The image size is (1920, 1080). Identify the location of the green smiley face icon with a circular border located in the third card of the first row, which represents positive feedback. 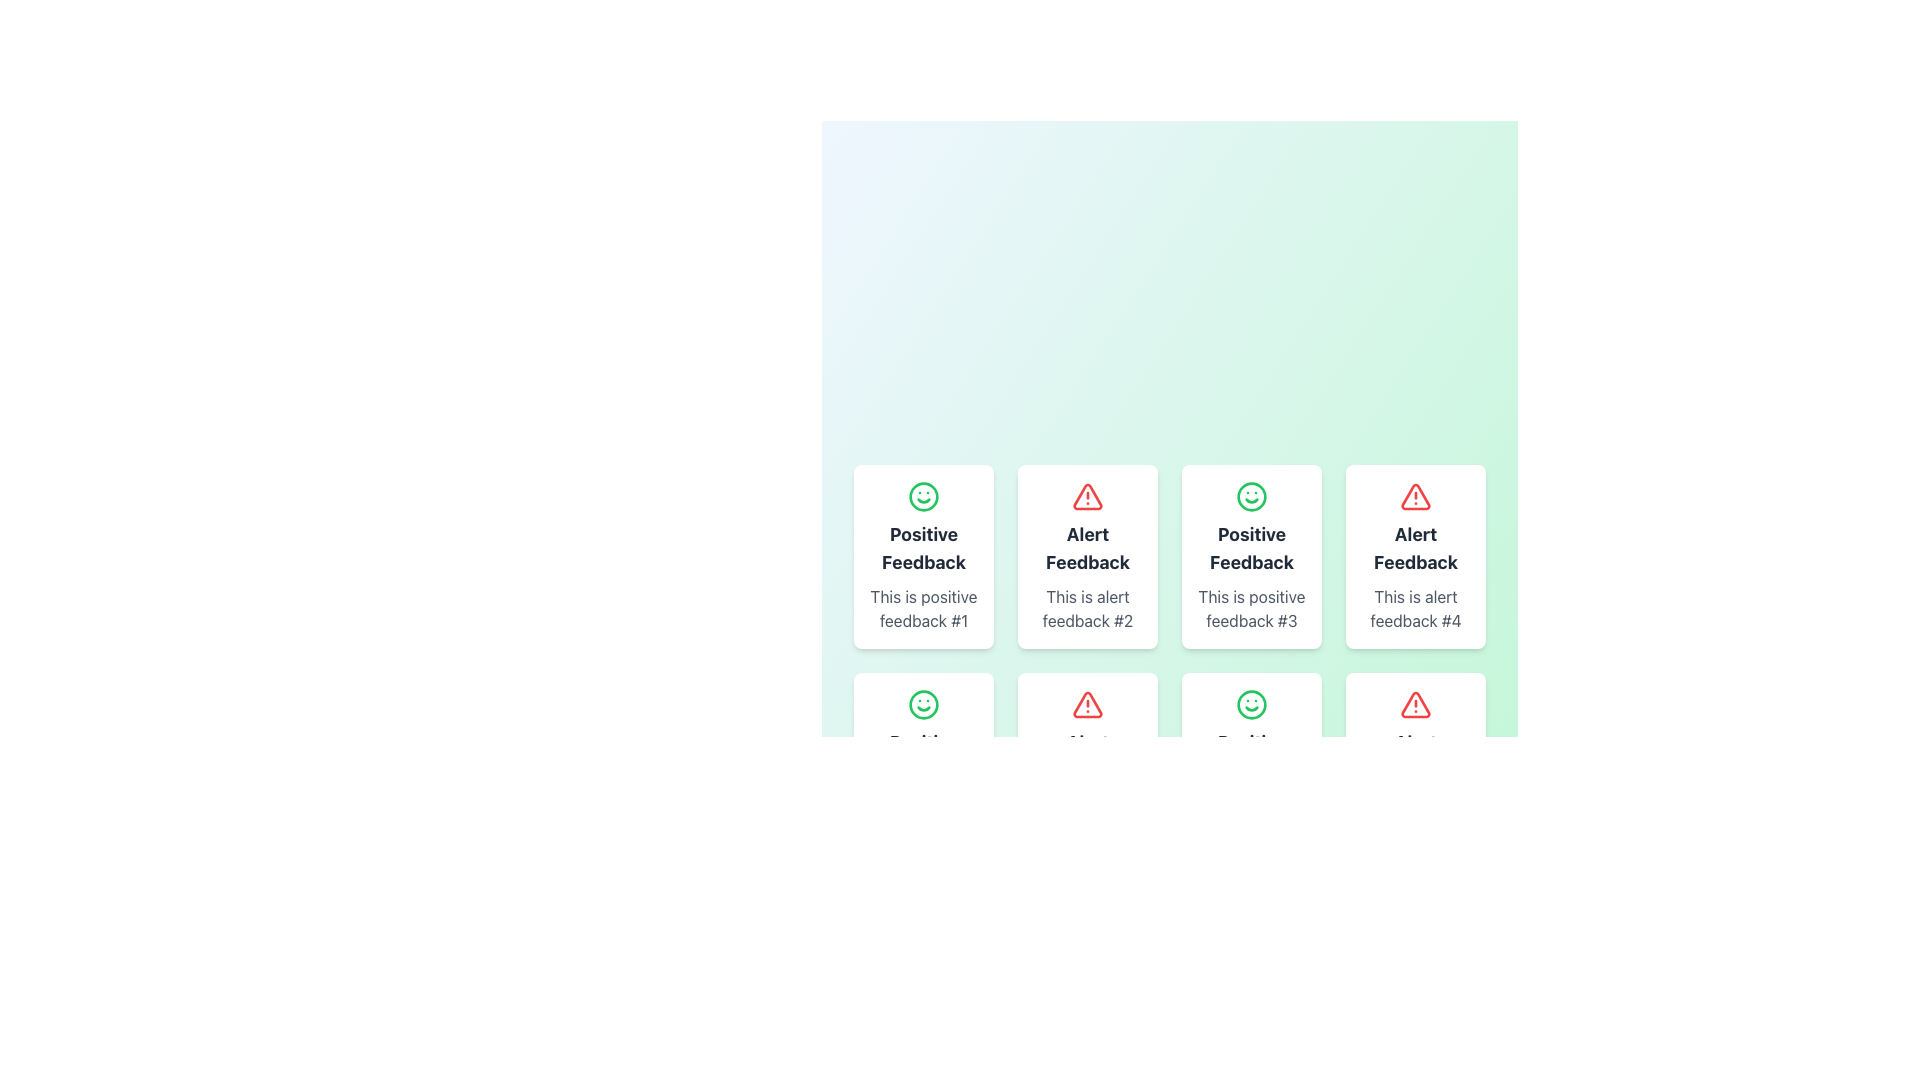
(1251, 496).